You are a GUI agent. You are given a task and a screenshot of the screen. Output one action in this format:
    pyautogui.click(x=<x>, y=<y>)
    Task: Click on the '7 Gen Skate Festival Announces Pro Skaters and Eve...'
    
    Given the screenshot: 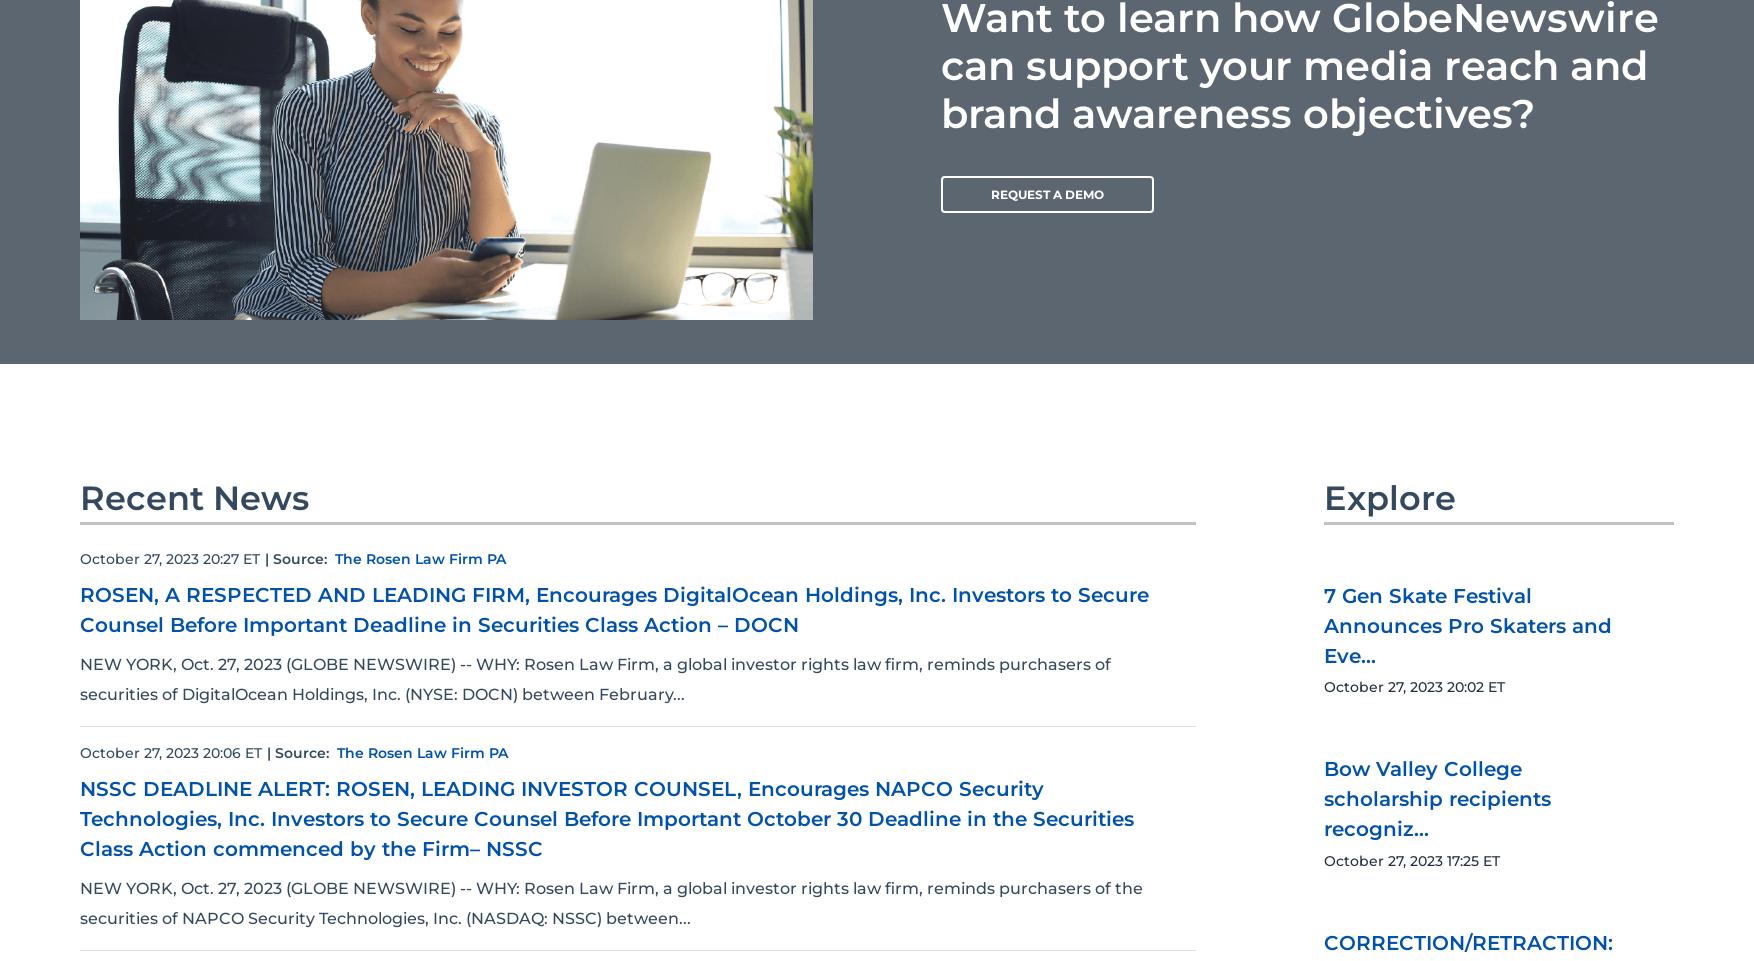 What is the action you would take?
    pyautogui.click(x=1322, y=815)
    